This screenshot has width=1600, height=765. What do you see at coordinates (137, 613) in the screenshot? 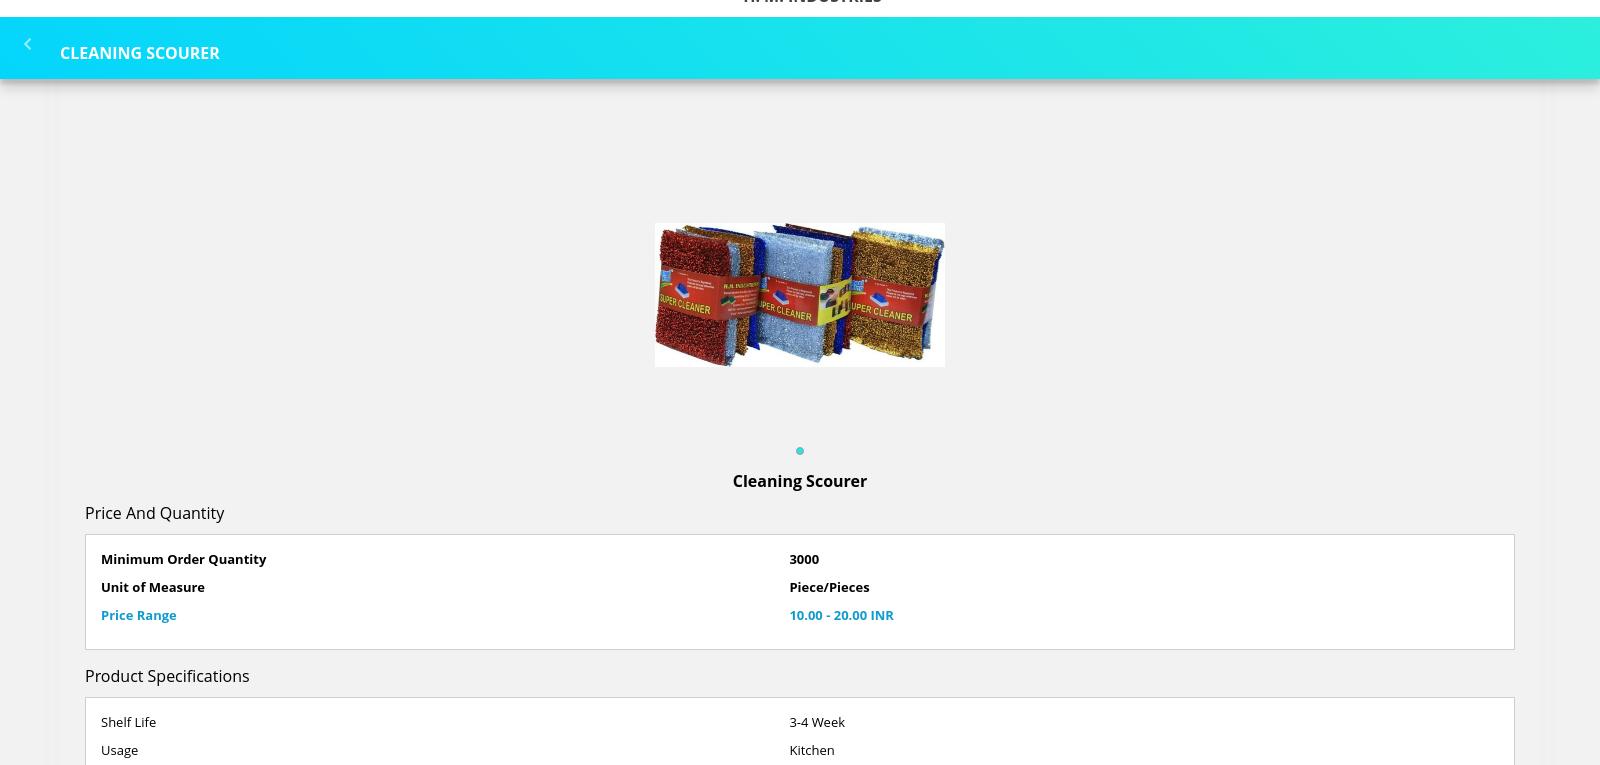
I see `'Price Range'` at bounding box center [137, 613].